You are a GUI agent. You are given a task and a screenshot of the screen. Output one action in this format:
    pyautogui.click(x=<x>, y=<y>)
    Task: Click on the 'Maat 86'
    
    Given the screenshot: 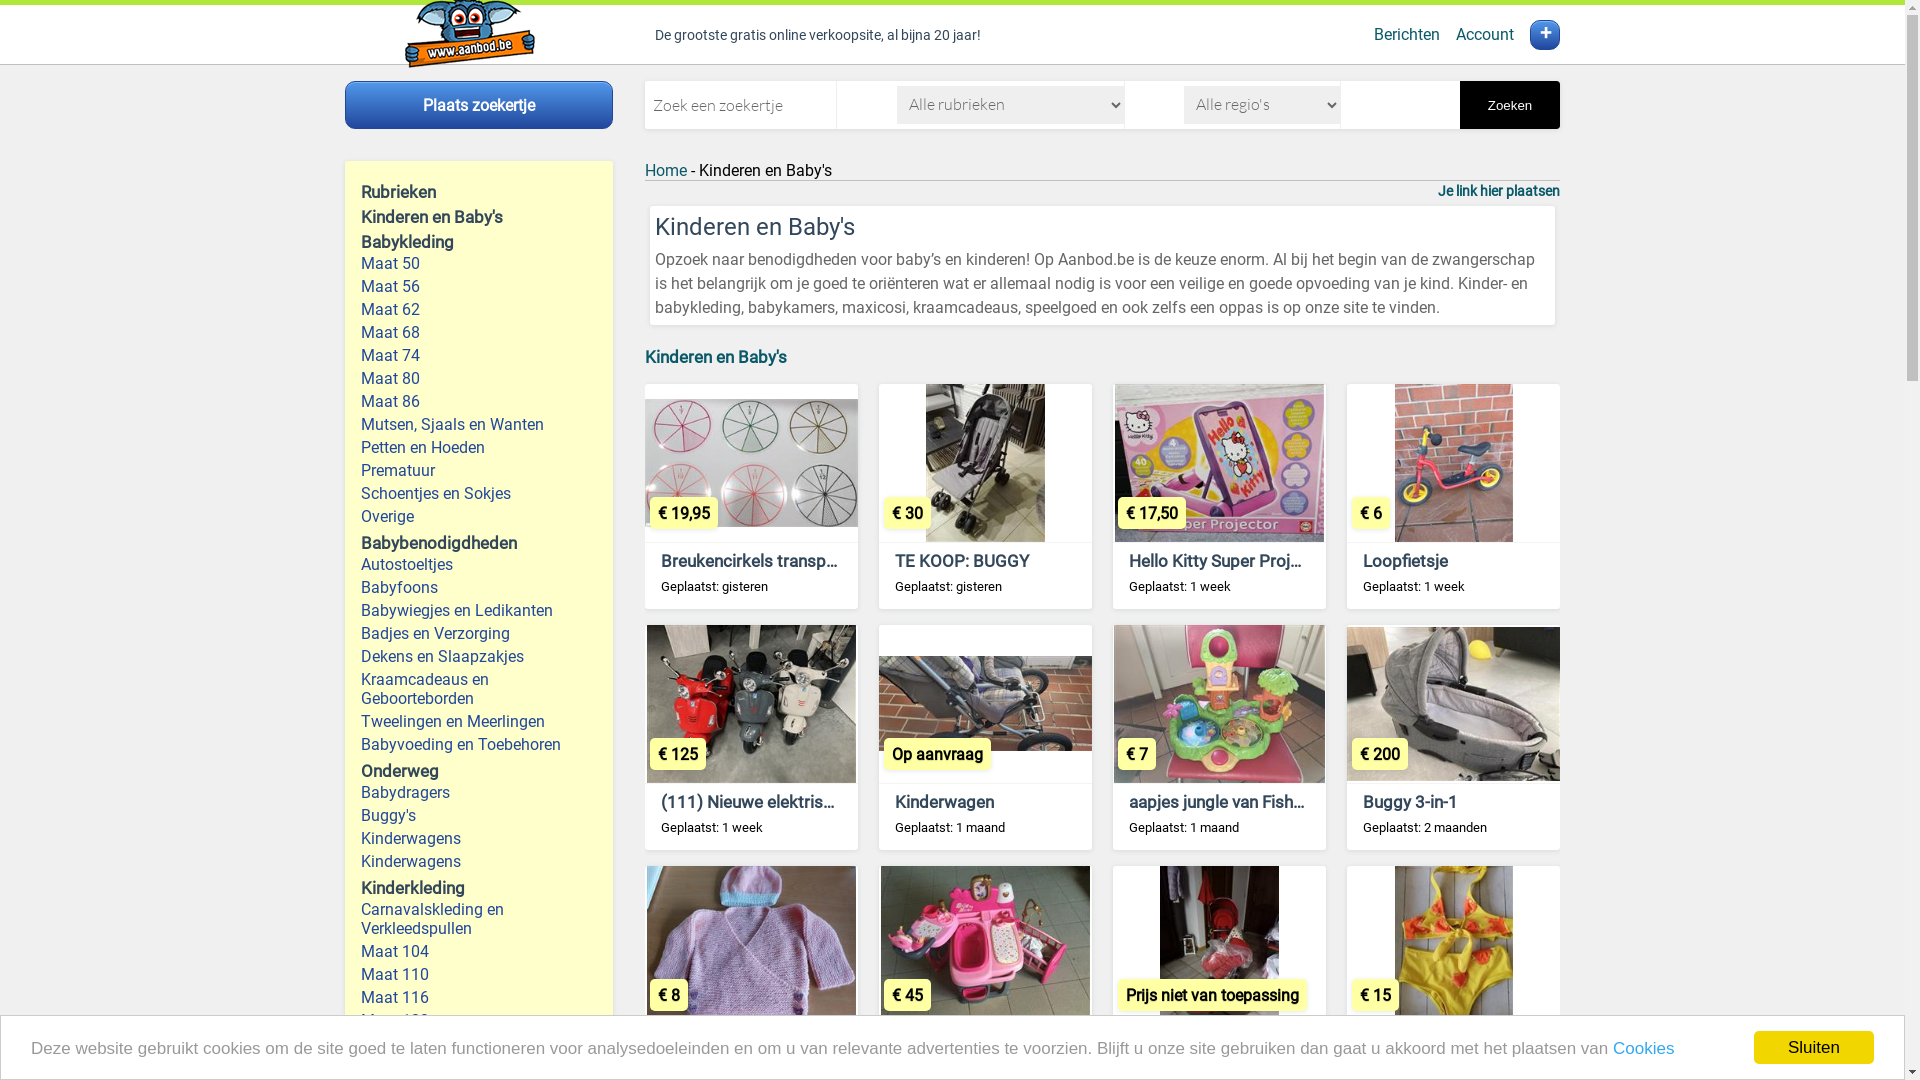 What is the action you would take?
    pyautogui.click(x=360, y=401)
    